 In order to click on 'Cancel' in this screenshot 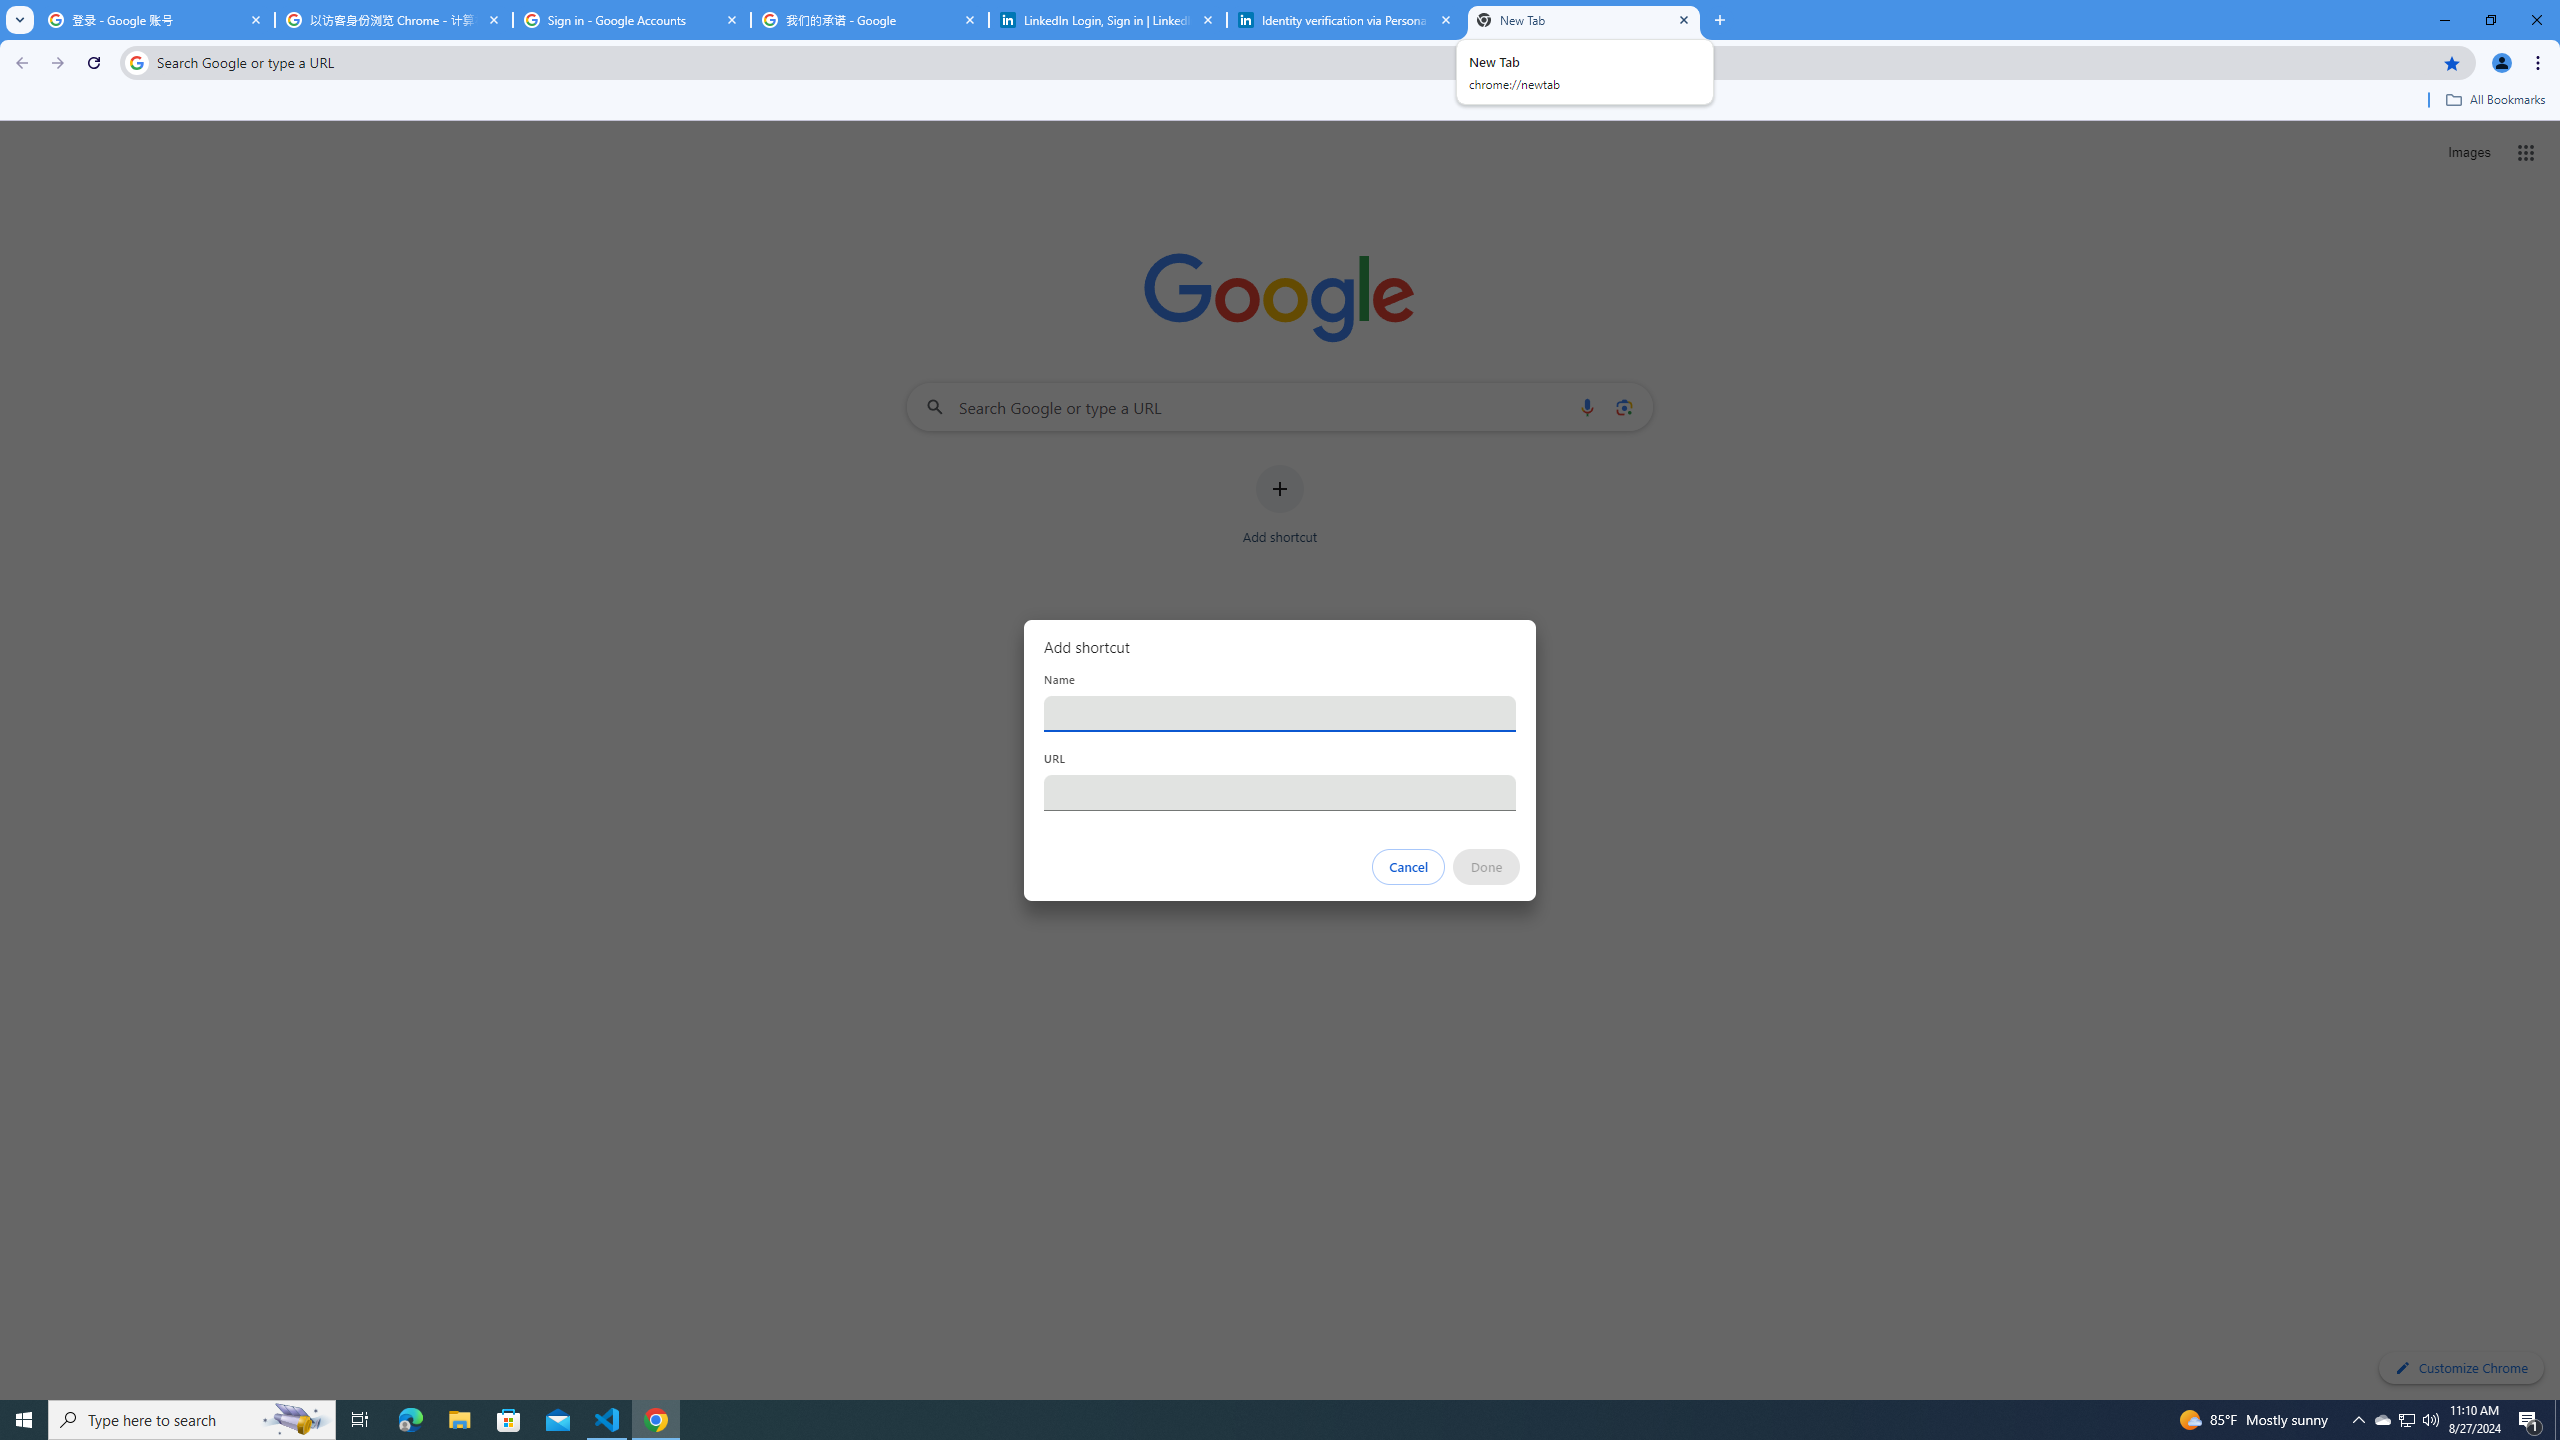, I will do `click(1409, 866)`.